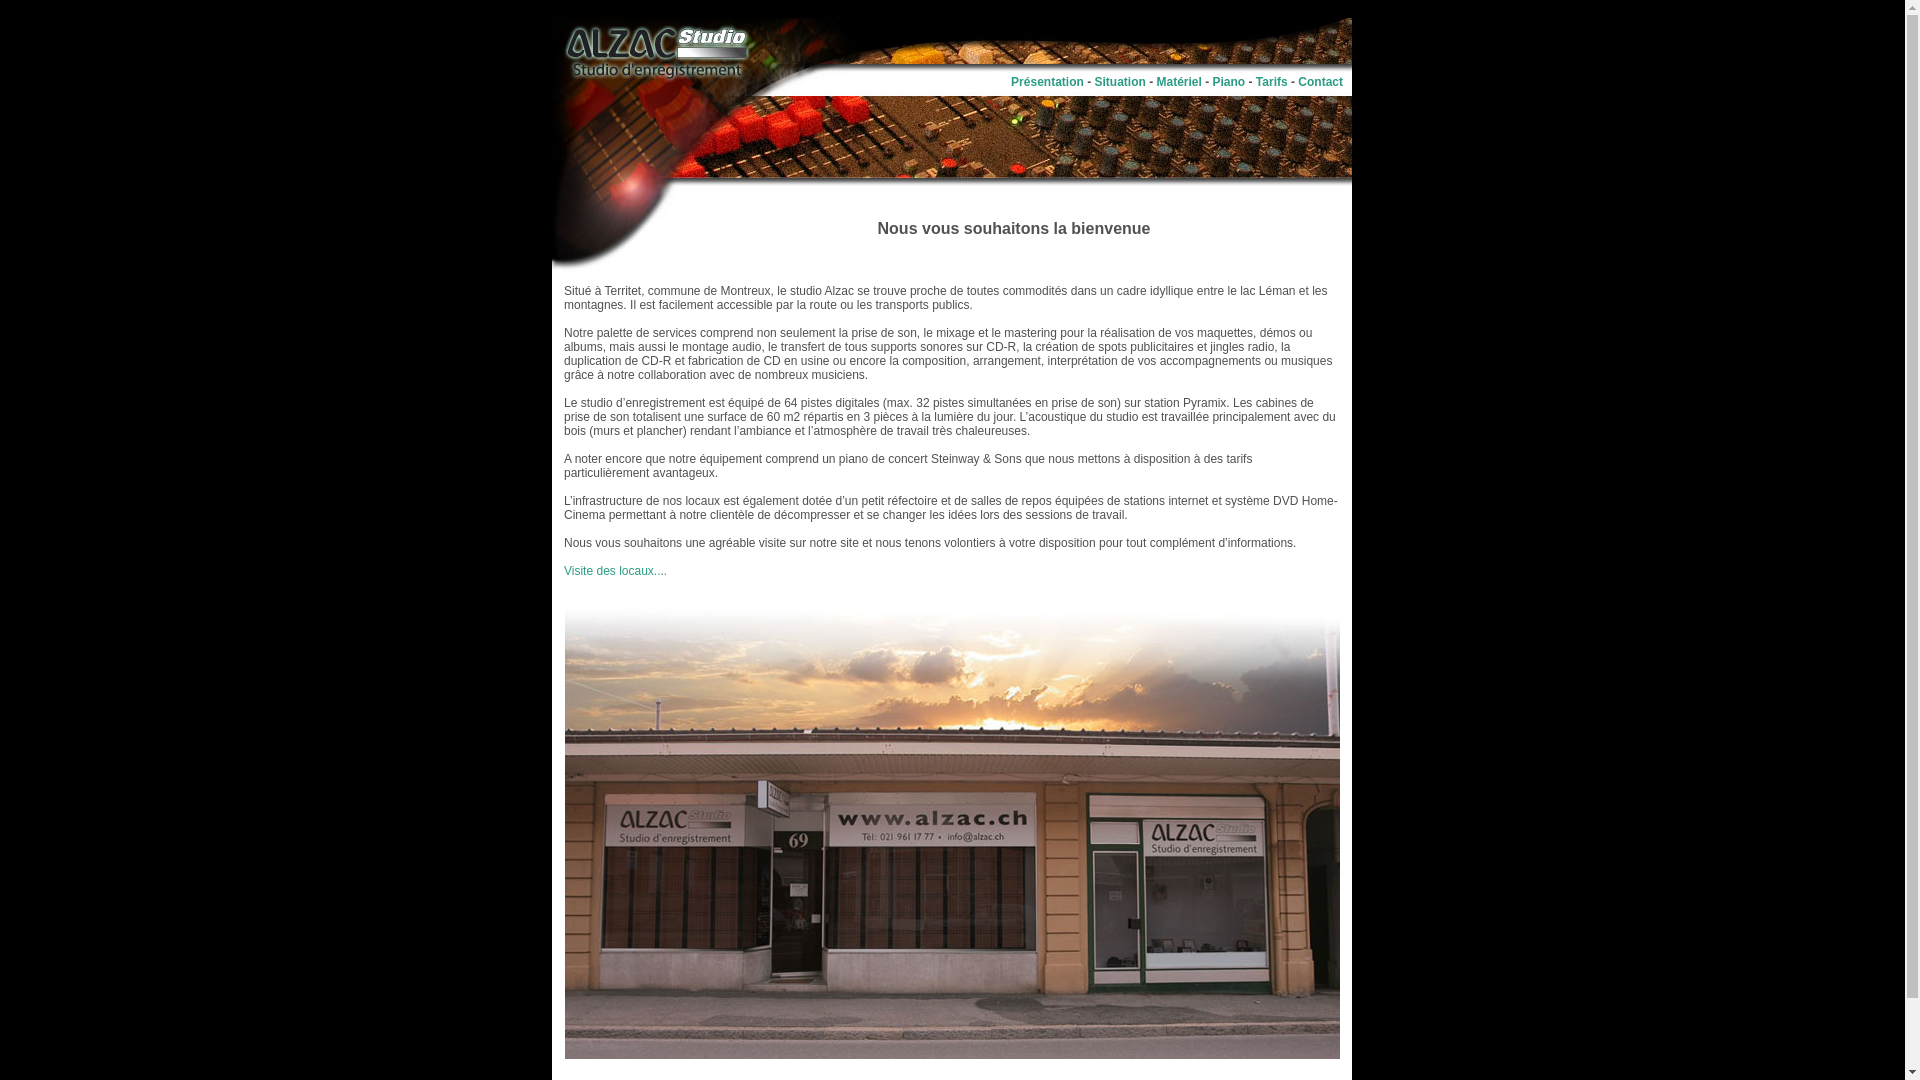  Describe the element at coordinates (1228, 80) in the screenshot. I see `'Piano'` at that location.